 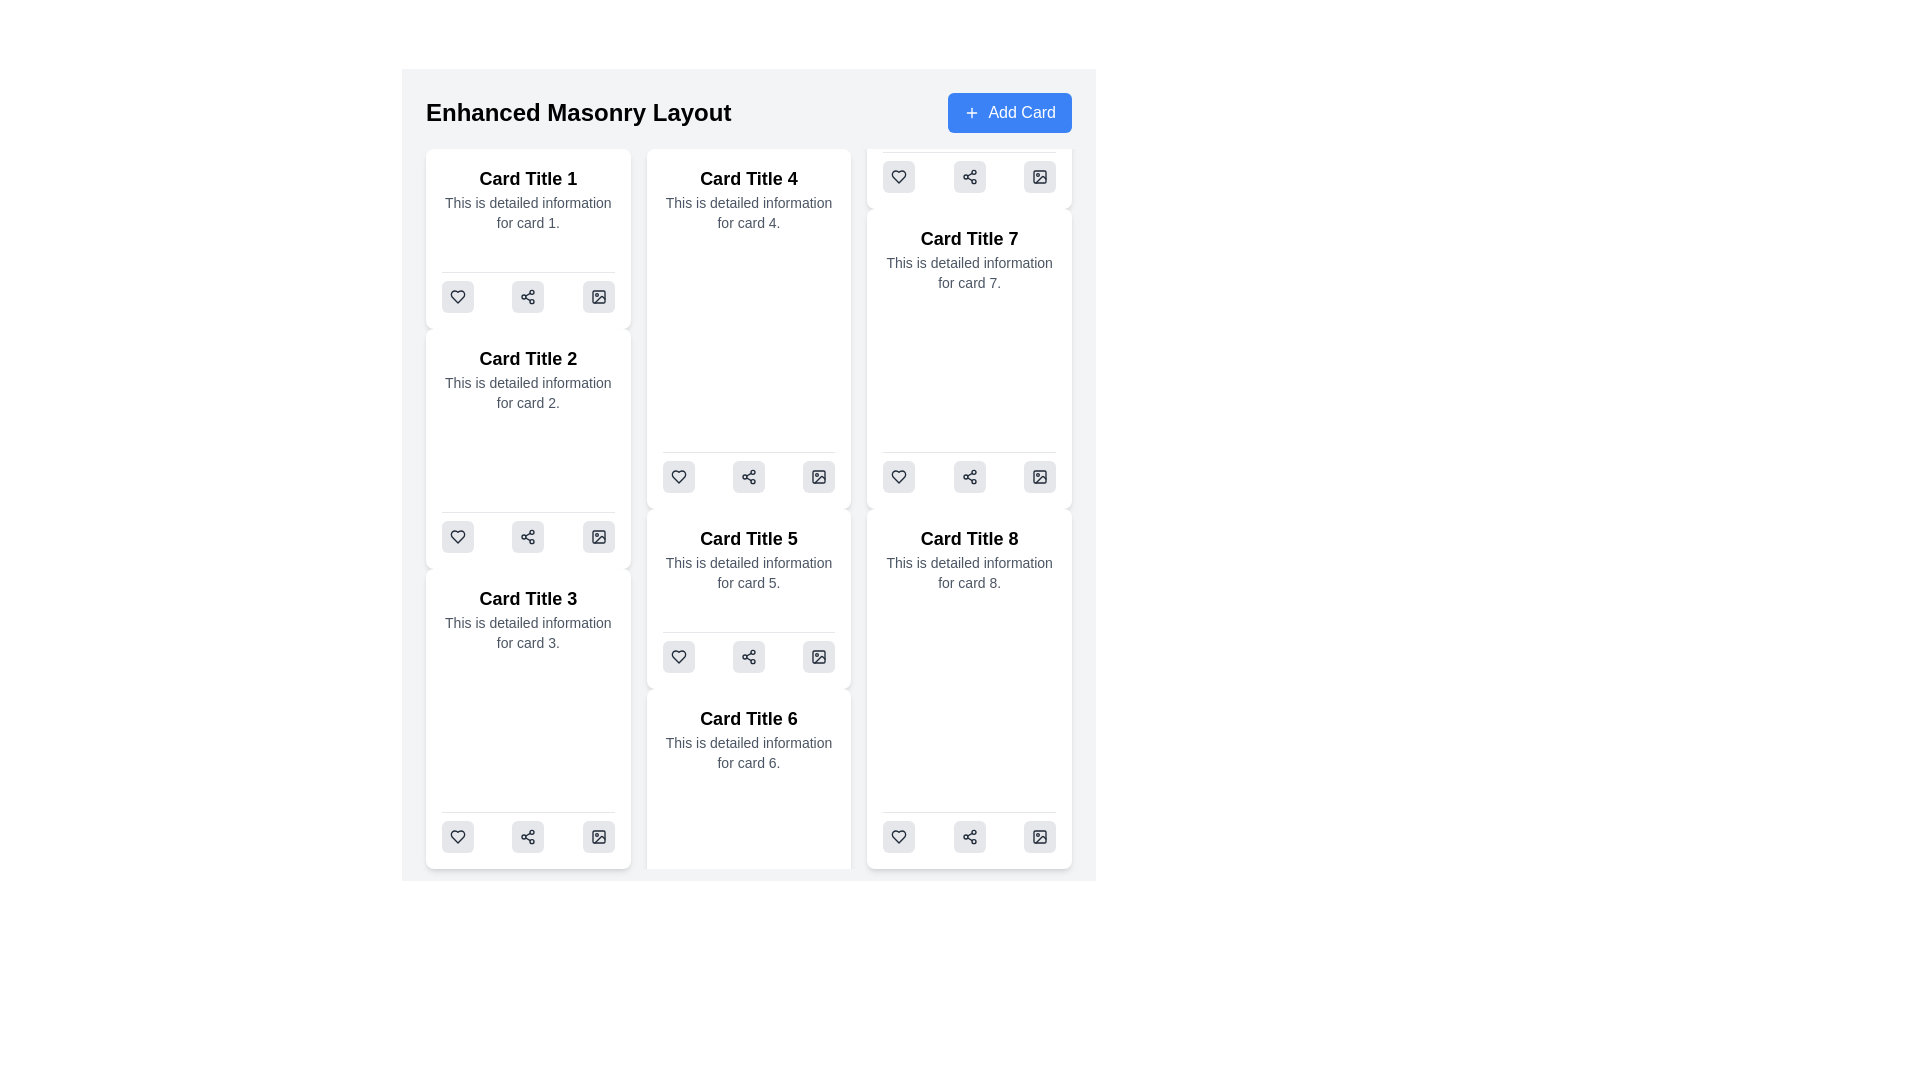 What do you see at coordinates (1010, 112) in the screenshot?
I see `the button located at the top-right corner of the masonry layout, next to the title 'Enhanced Masonry Layout'` at bounding box center [1010, 112].